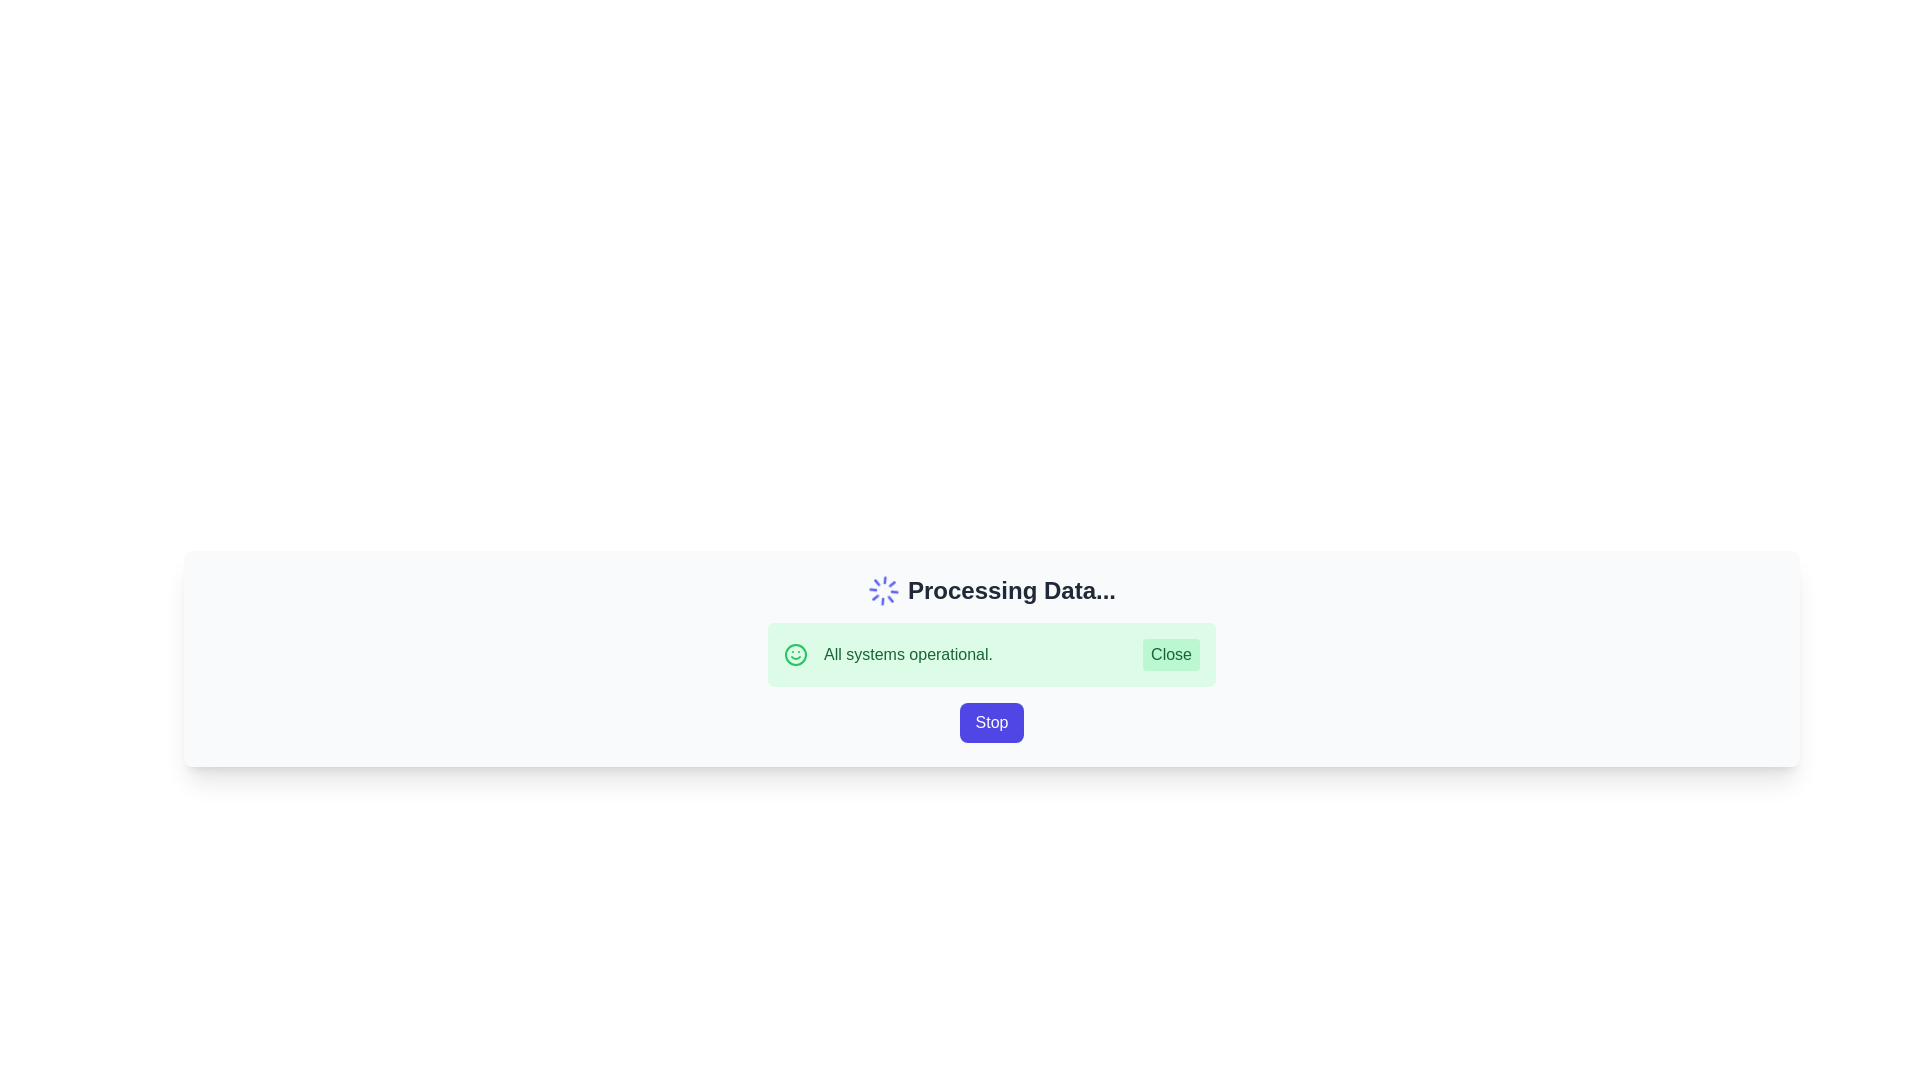 This screenshot has width=1920, height=1080. What do you see at coordinates (907, 655) in the screenshot?
I see `the text label displaying 'All systems operational.' in a green font, located in the middle of the notification banner` at bounding box center [907, 655].